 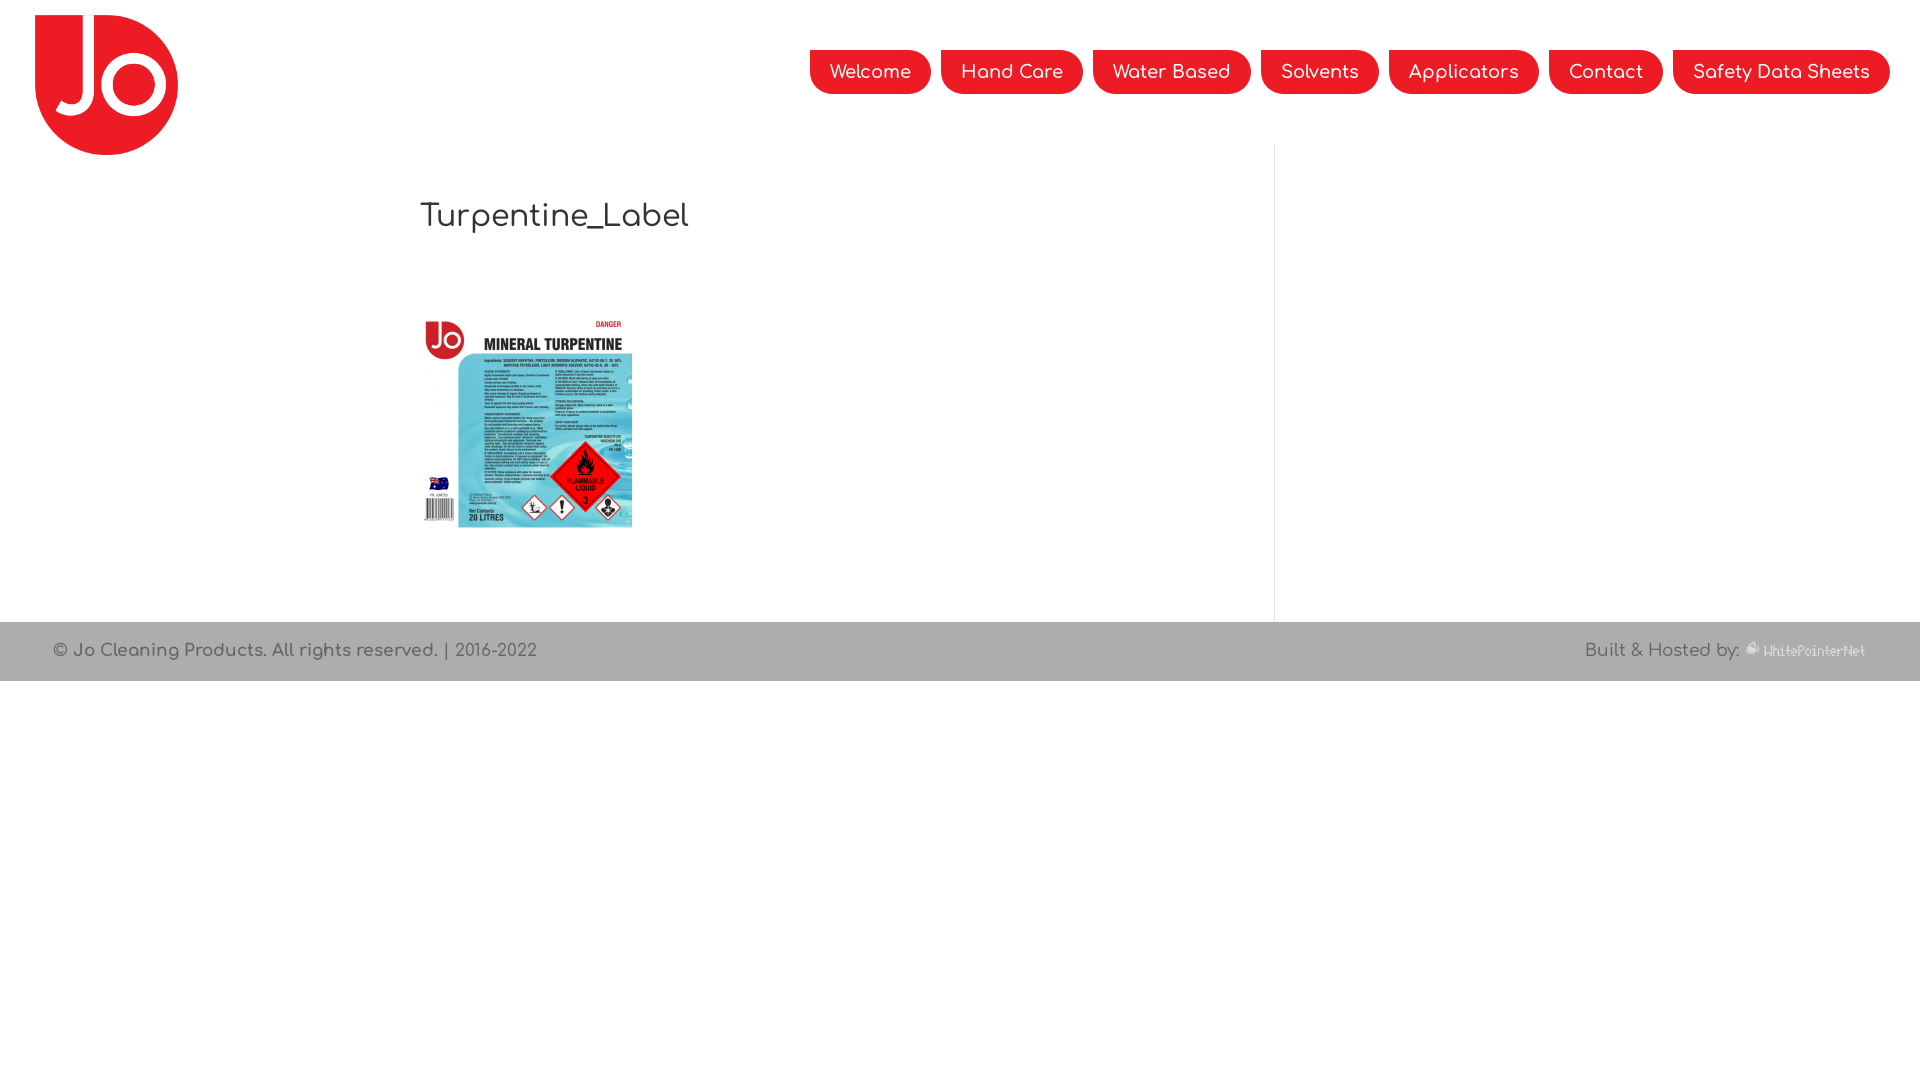 What do you see at coordinates (1606, 71) in the screenshot?
I see `'Contact'` at bounding box center [1606, 71].